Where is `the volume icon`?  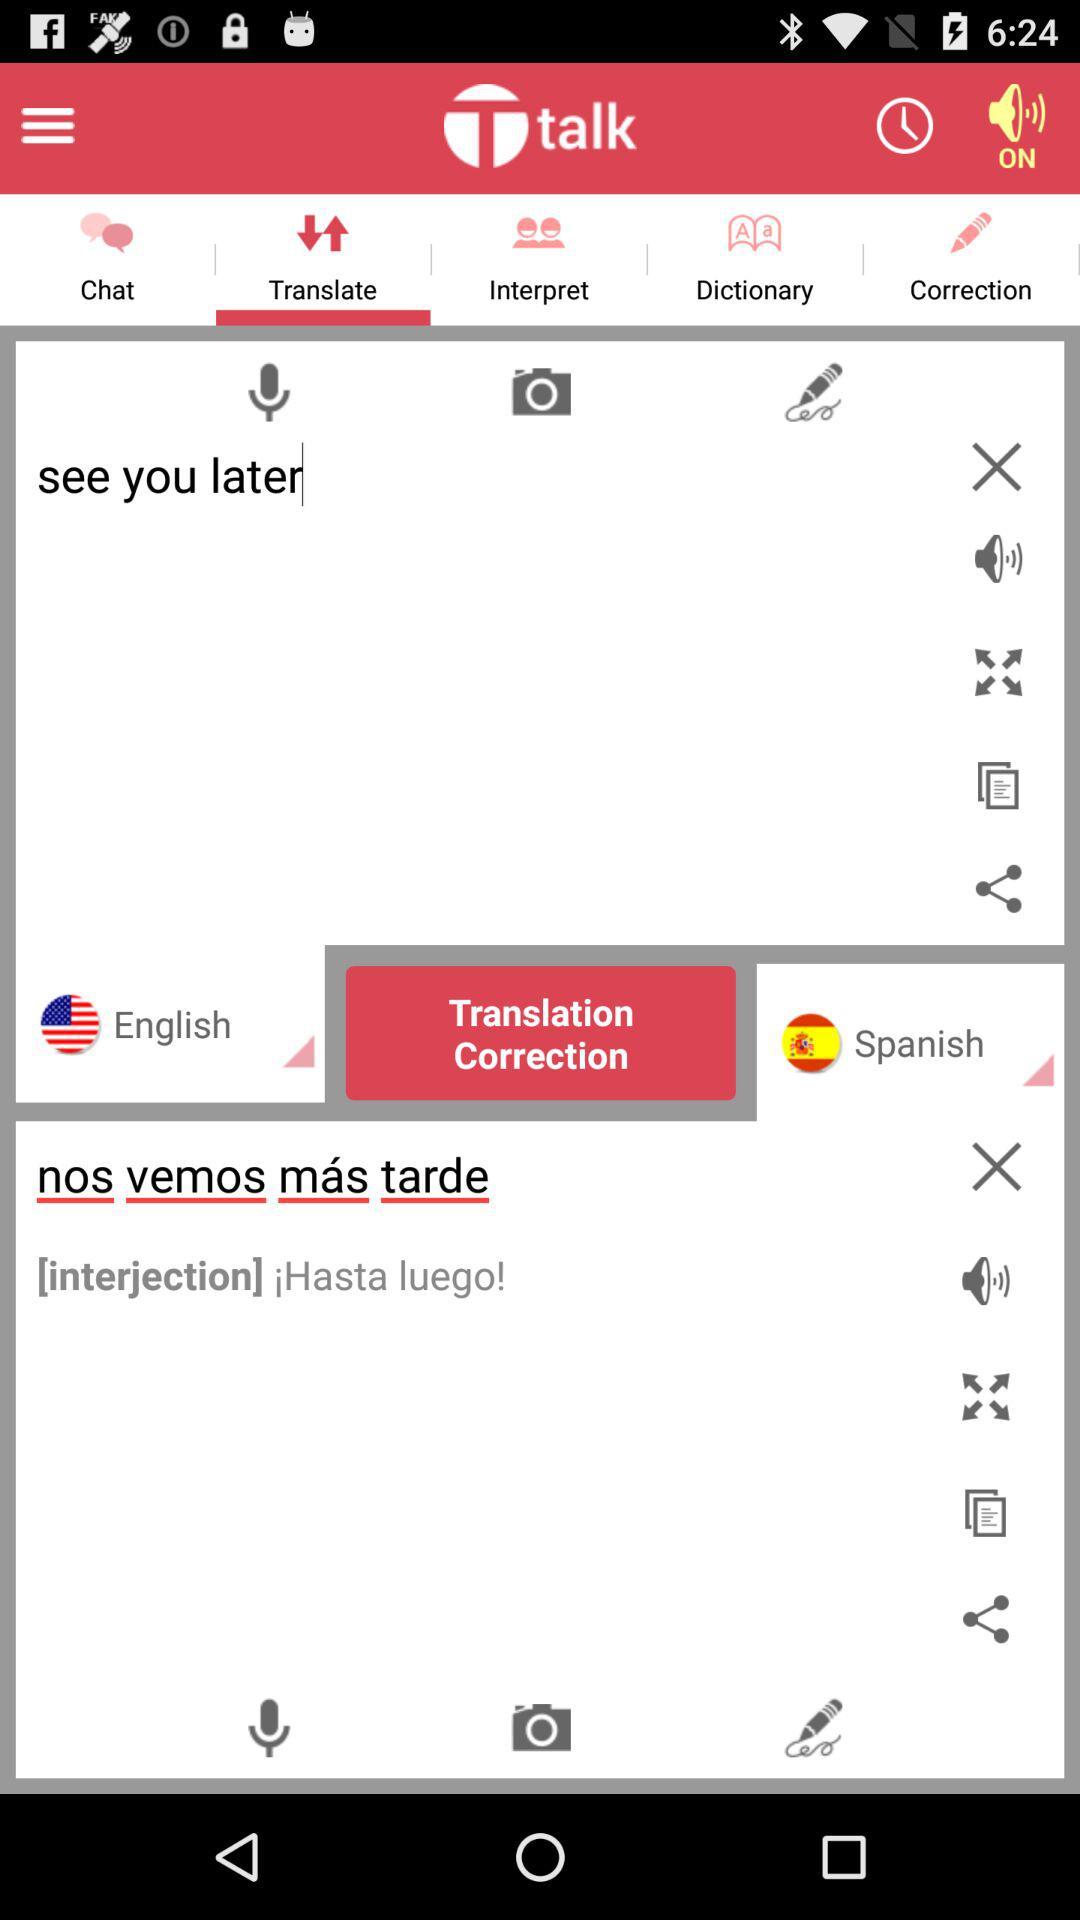
the volume icon is located at coordinates (998, 577).